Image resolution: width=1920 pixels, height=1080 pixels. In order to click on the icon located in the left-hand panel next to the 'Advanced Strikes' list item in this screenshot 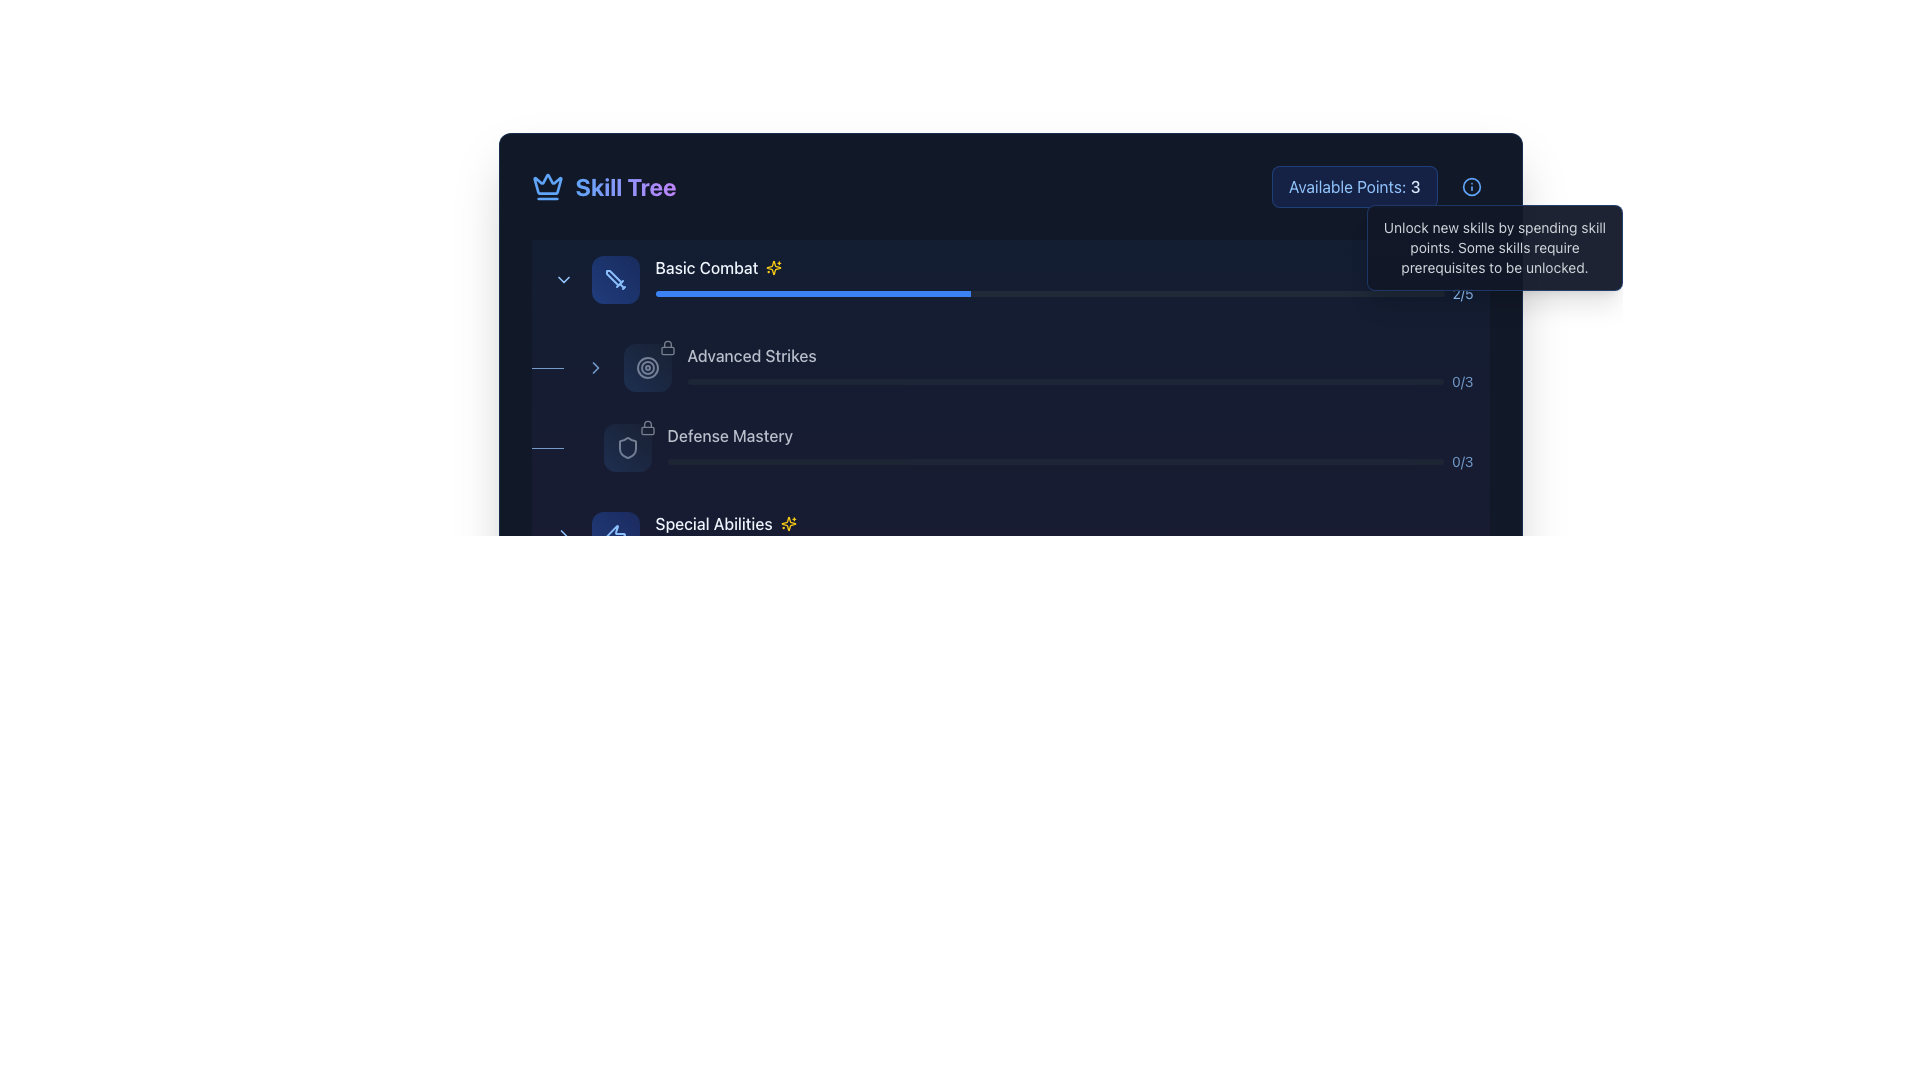, I will do `click(594, 367)`.